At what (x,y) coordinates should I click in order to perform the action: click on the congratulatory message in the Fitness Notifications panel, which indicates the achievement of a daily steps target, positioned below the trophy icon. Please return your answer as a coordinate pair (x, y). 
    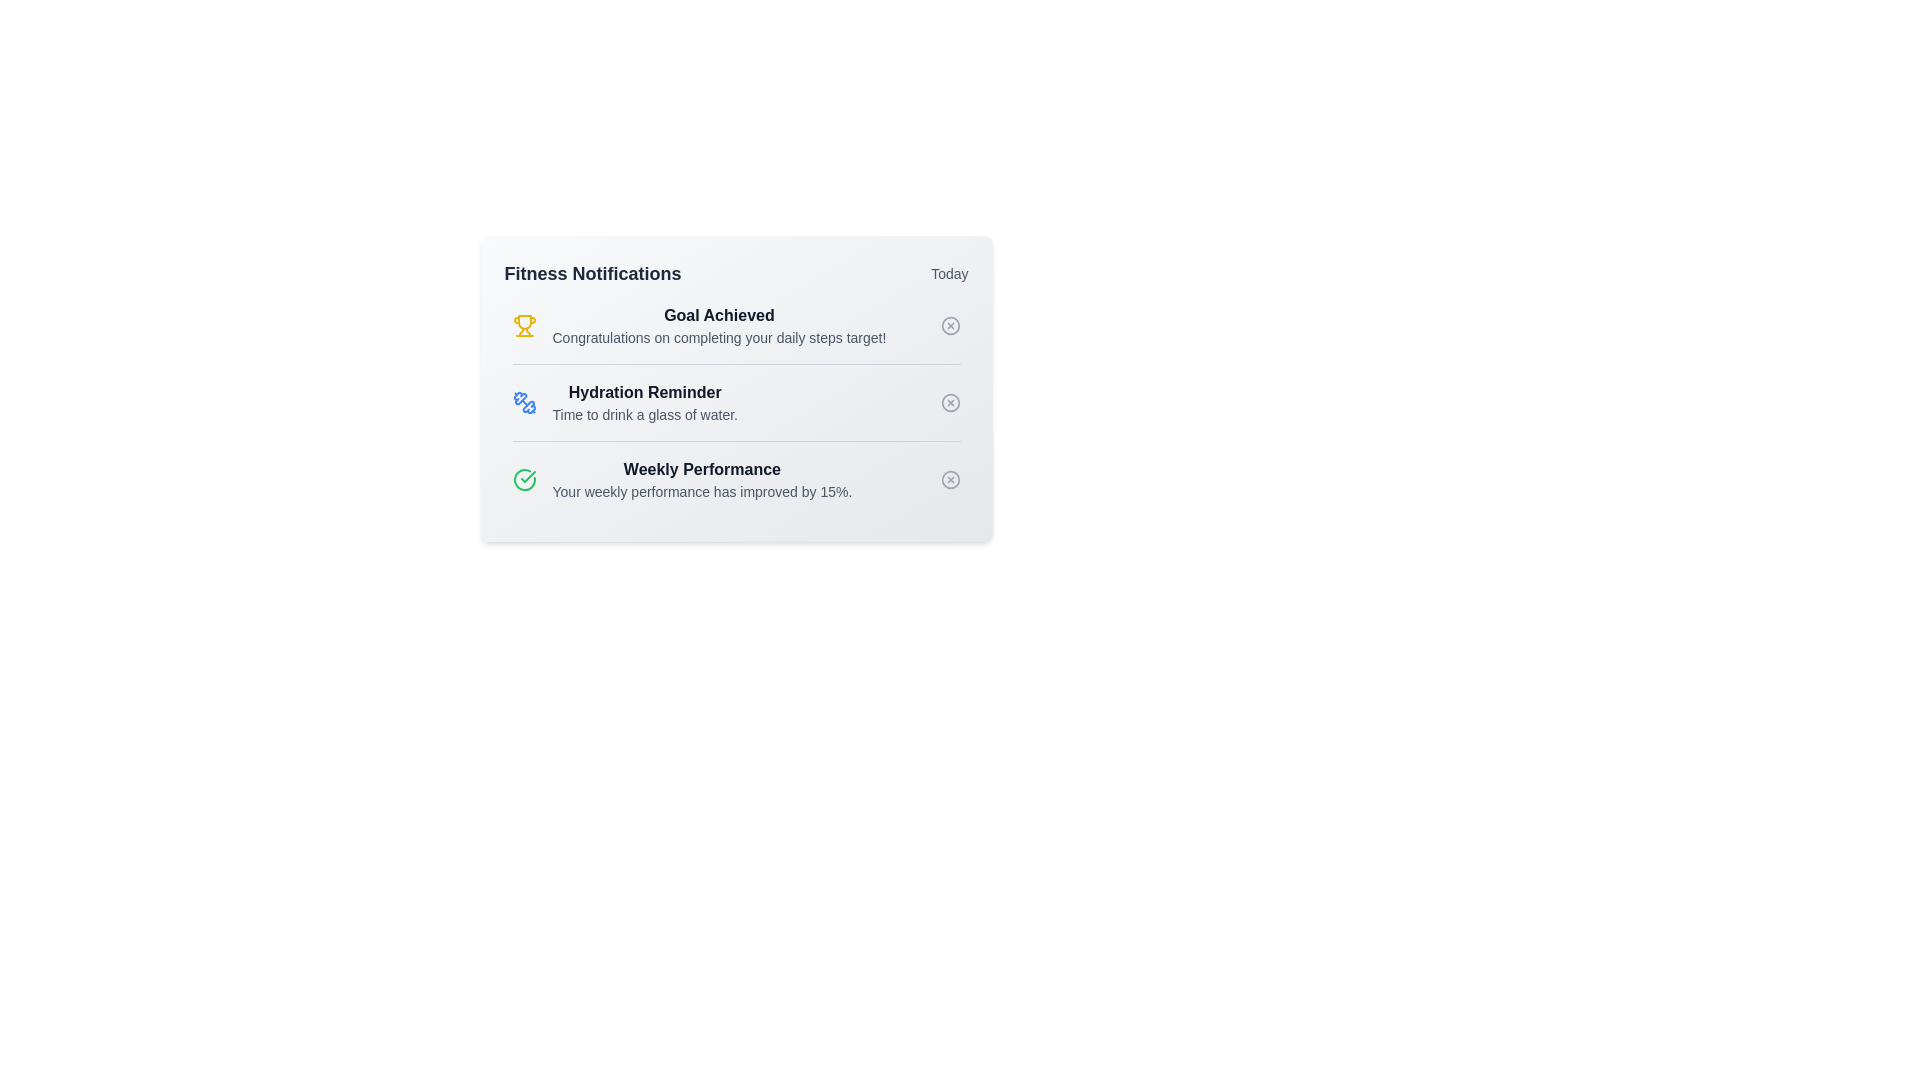
    Looking at the image, I should click on (719, 325).